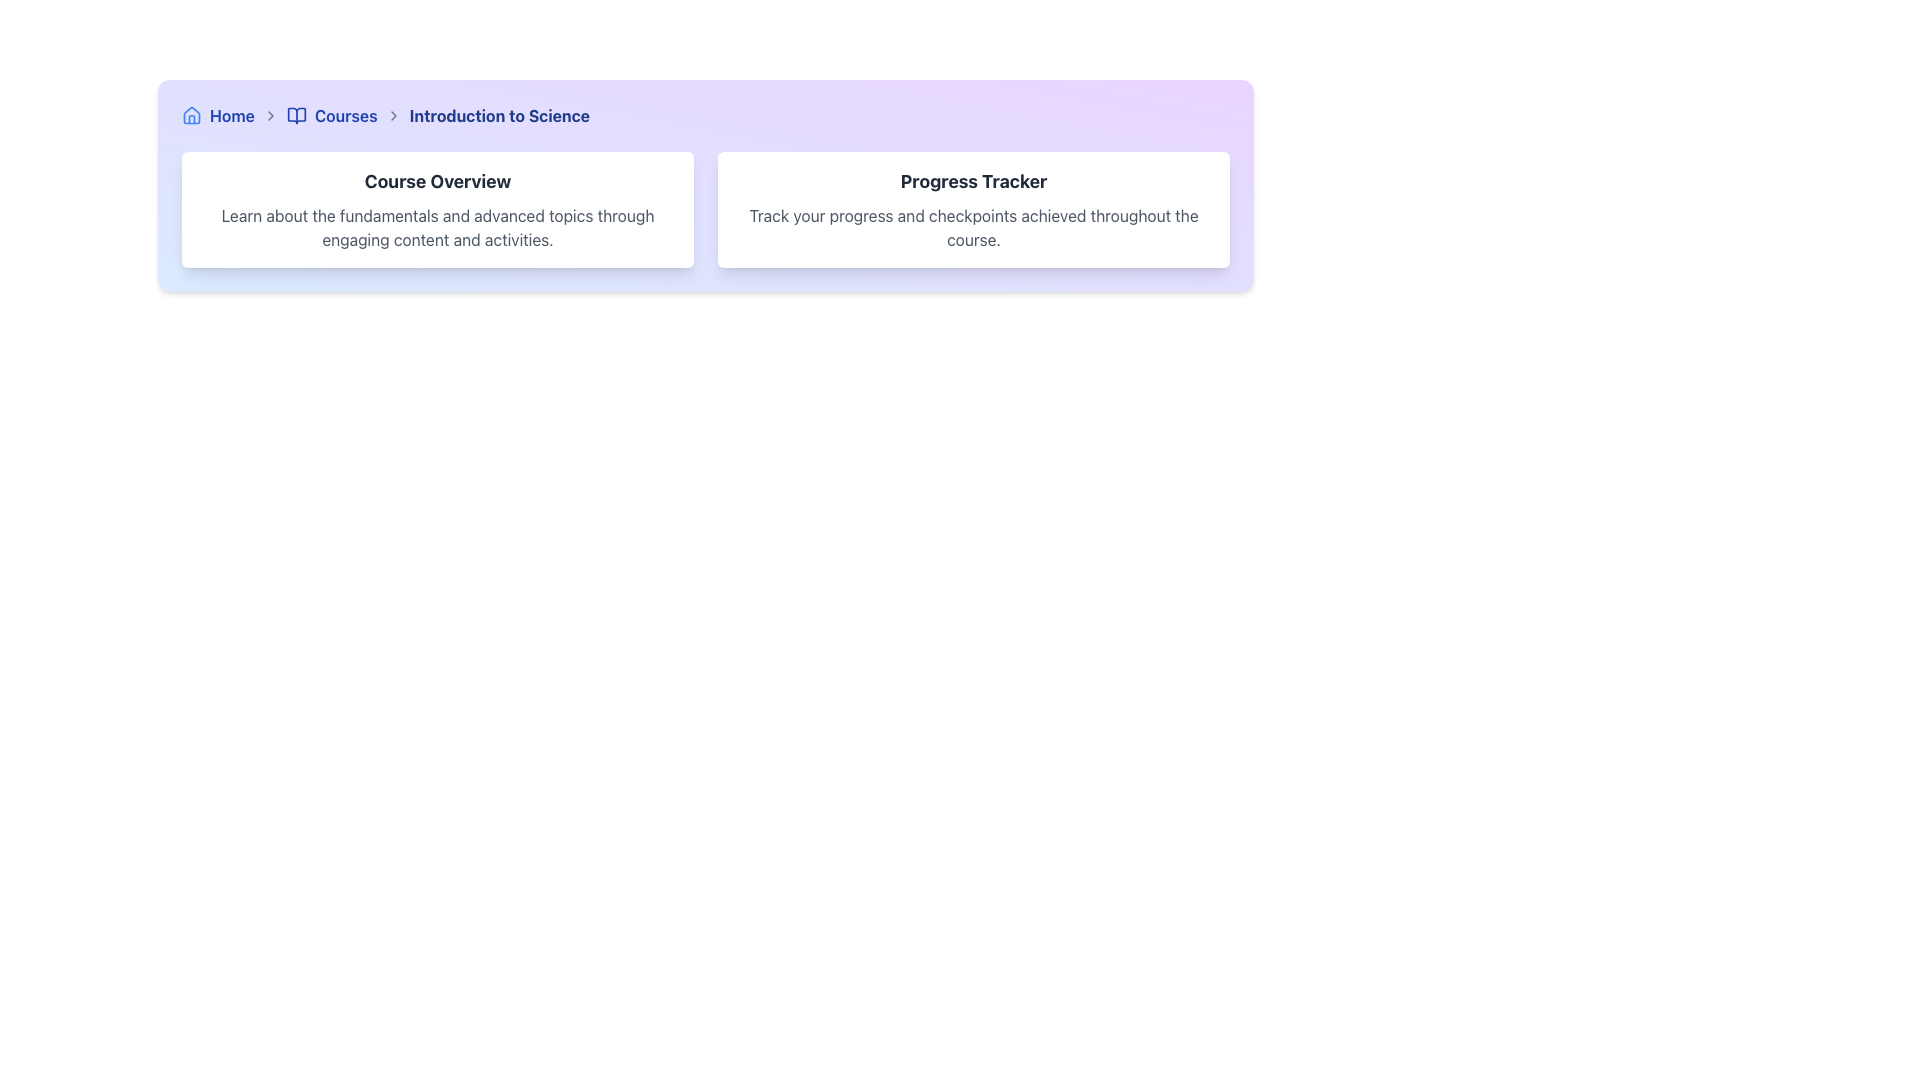 The image size is (1920, 1080). Describe the element at coordinates (192, 115) in the screenshot. I see `the home icon at the start of the breadcrumb navigation menu` at that location.